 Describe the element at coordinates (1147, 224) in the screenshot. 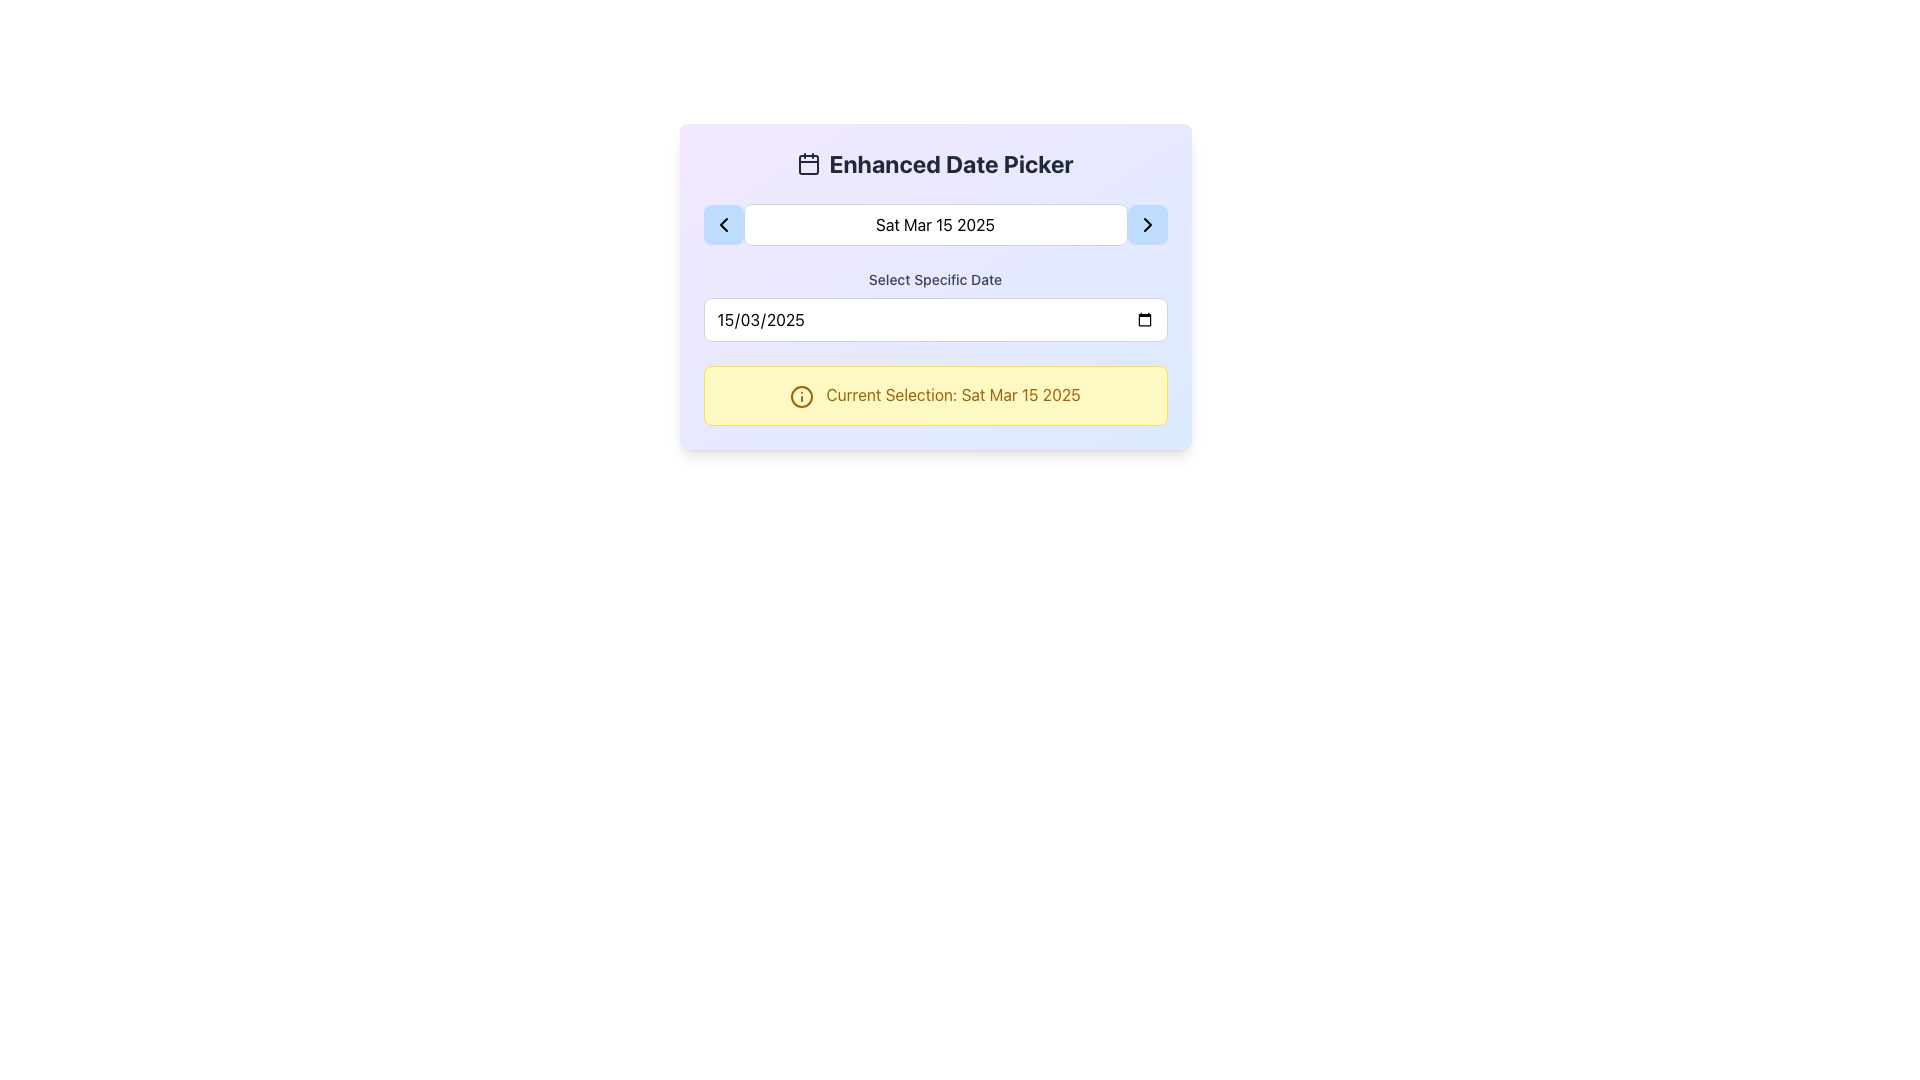

I see `the arrow button icon located to the far-right side of the date display field in the 'Enhanced Date Picker' control group` at that location.